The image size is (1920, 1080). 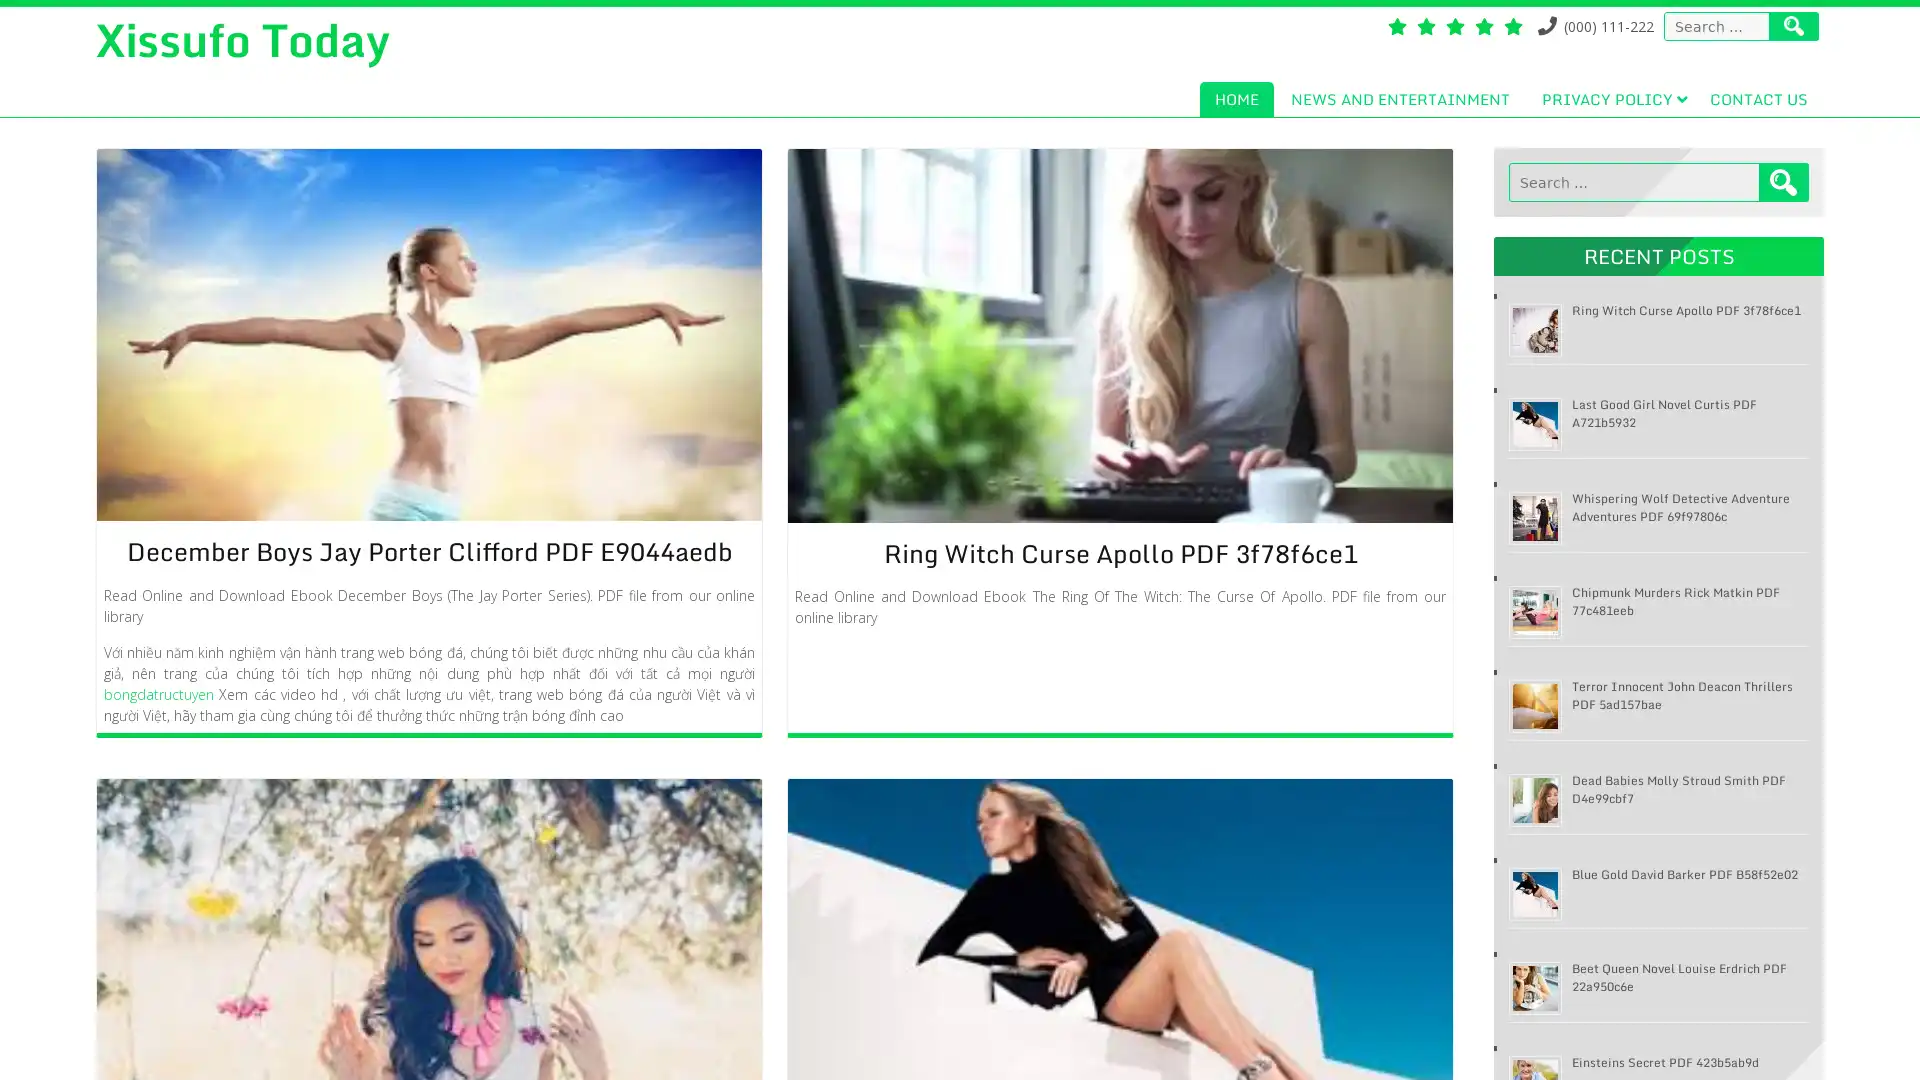 What do you see at coordinates (1794, 26) in the screenshot?
I see `Search` at bounding box center [1794, 26].